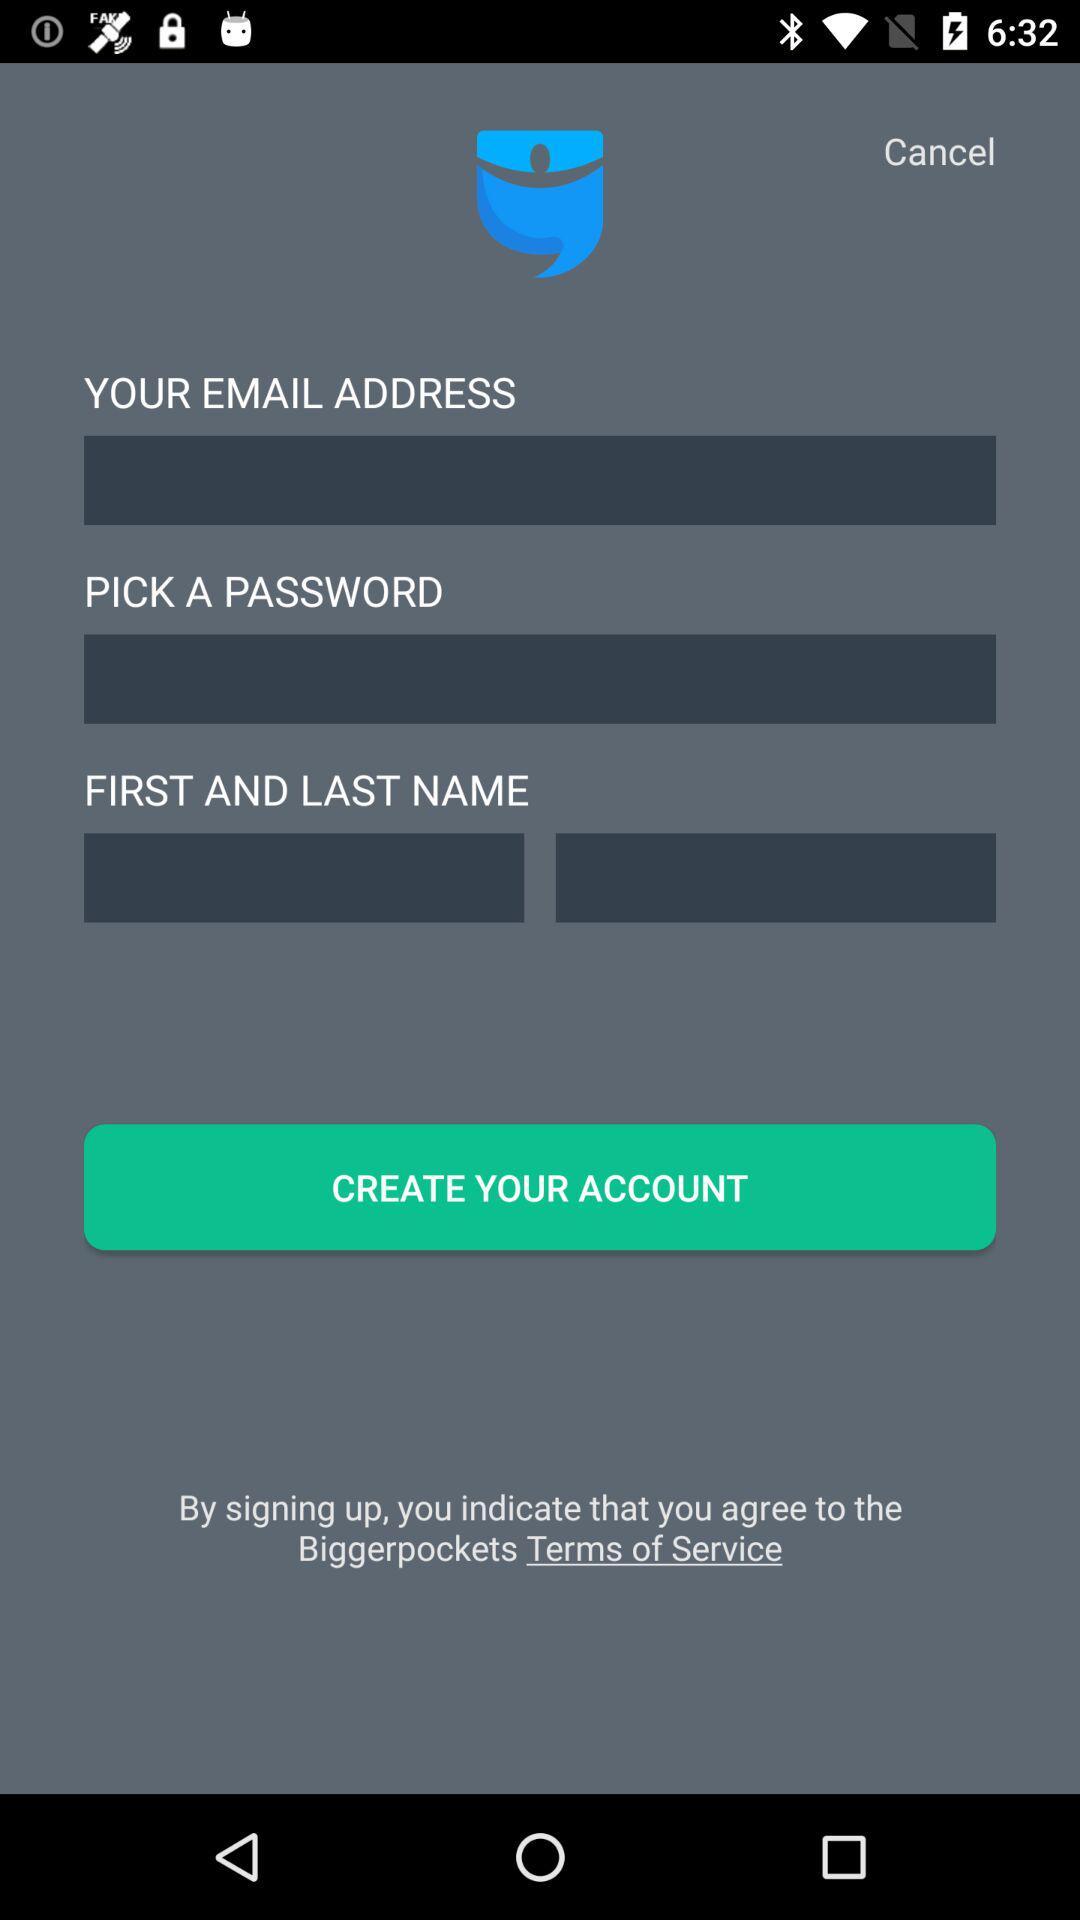 Image resolution: width=1080 pixels, height=1920 pixels. What do you see at coordinates (540, 1536) in the screenshot?
I see `the by signing up icon` at bounding box center [540, 1536].